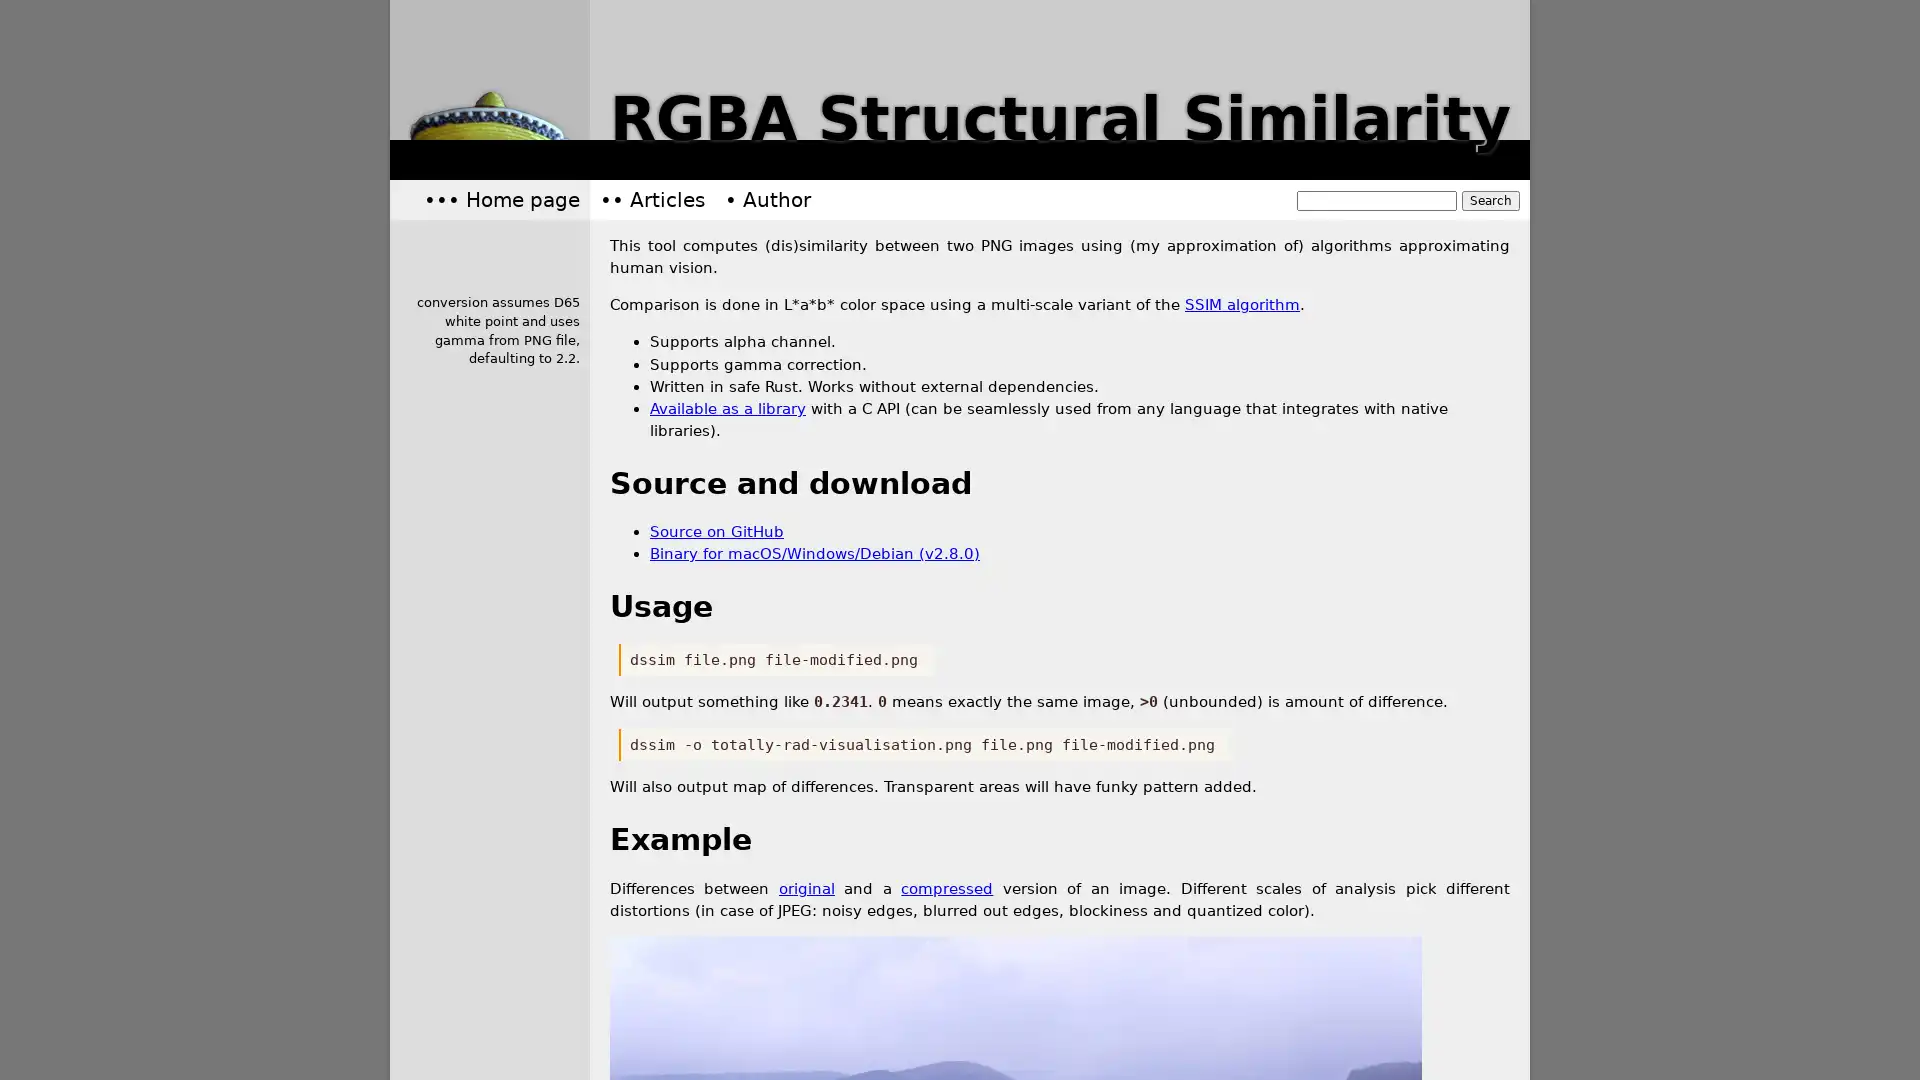  Describe the element at coordinates (1491, 200) in the screenshot. I see `Search` at that location.